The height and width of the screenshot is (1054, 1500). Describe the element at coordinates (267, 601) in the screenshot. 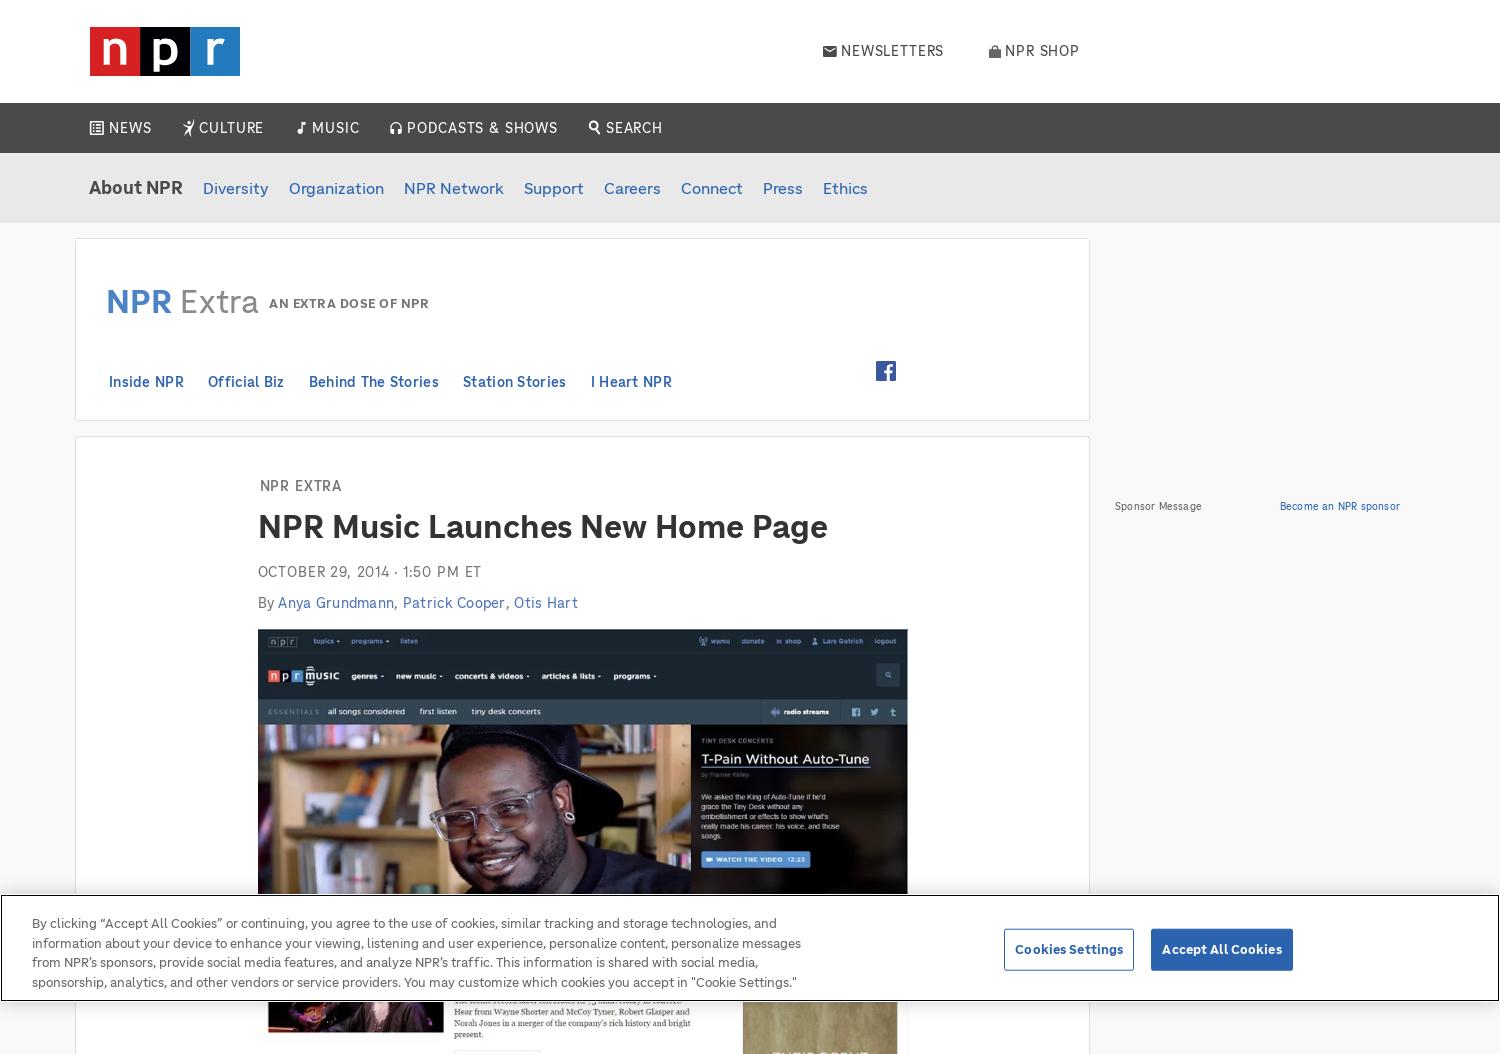

I see `'By'` at that location.